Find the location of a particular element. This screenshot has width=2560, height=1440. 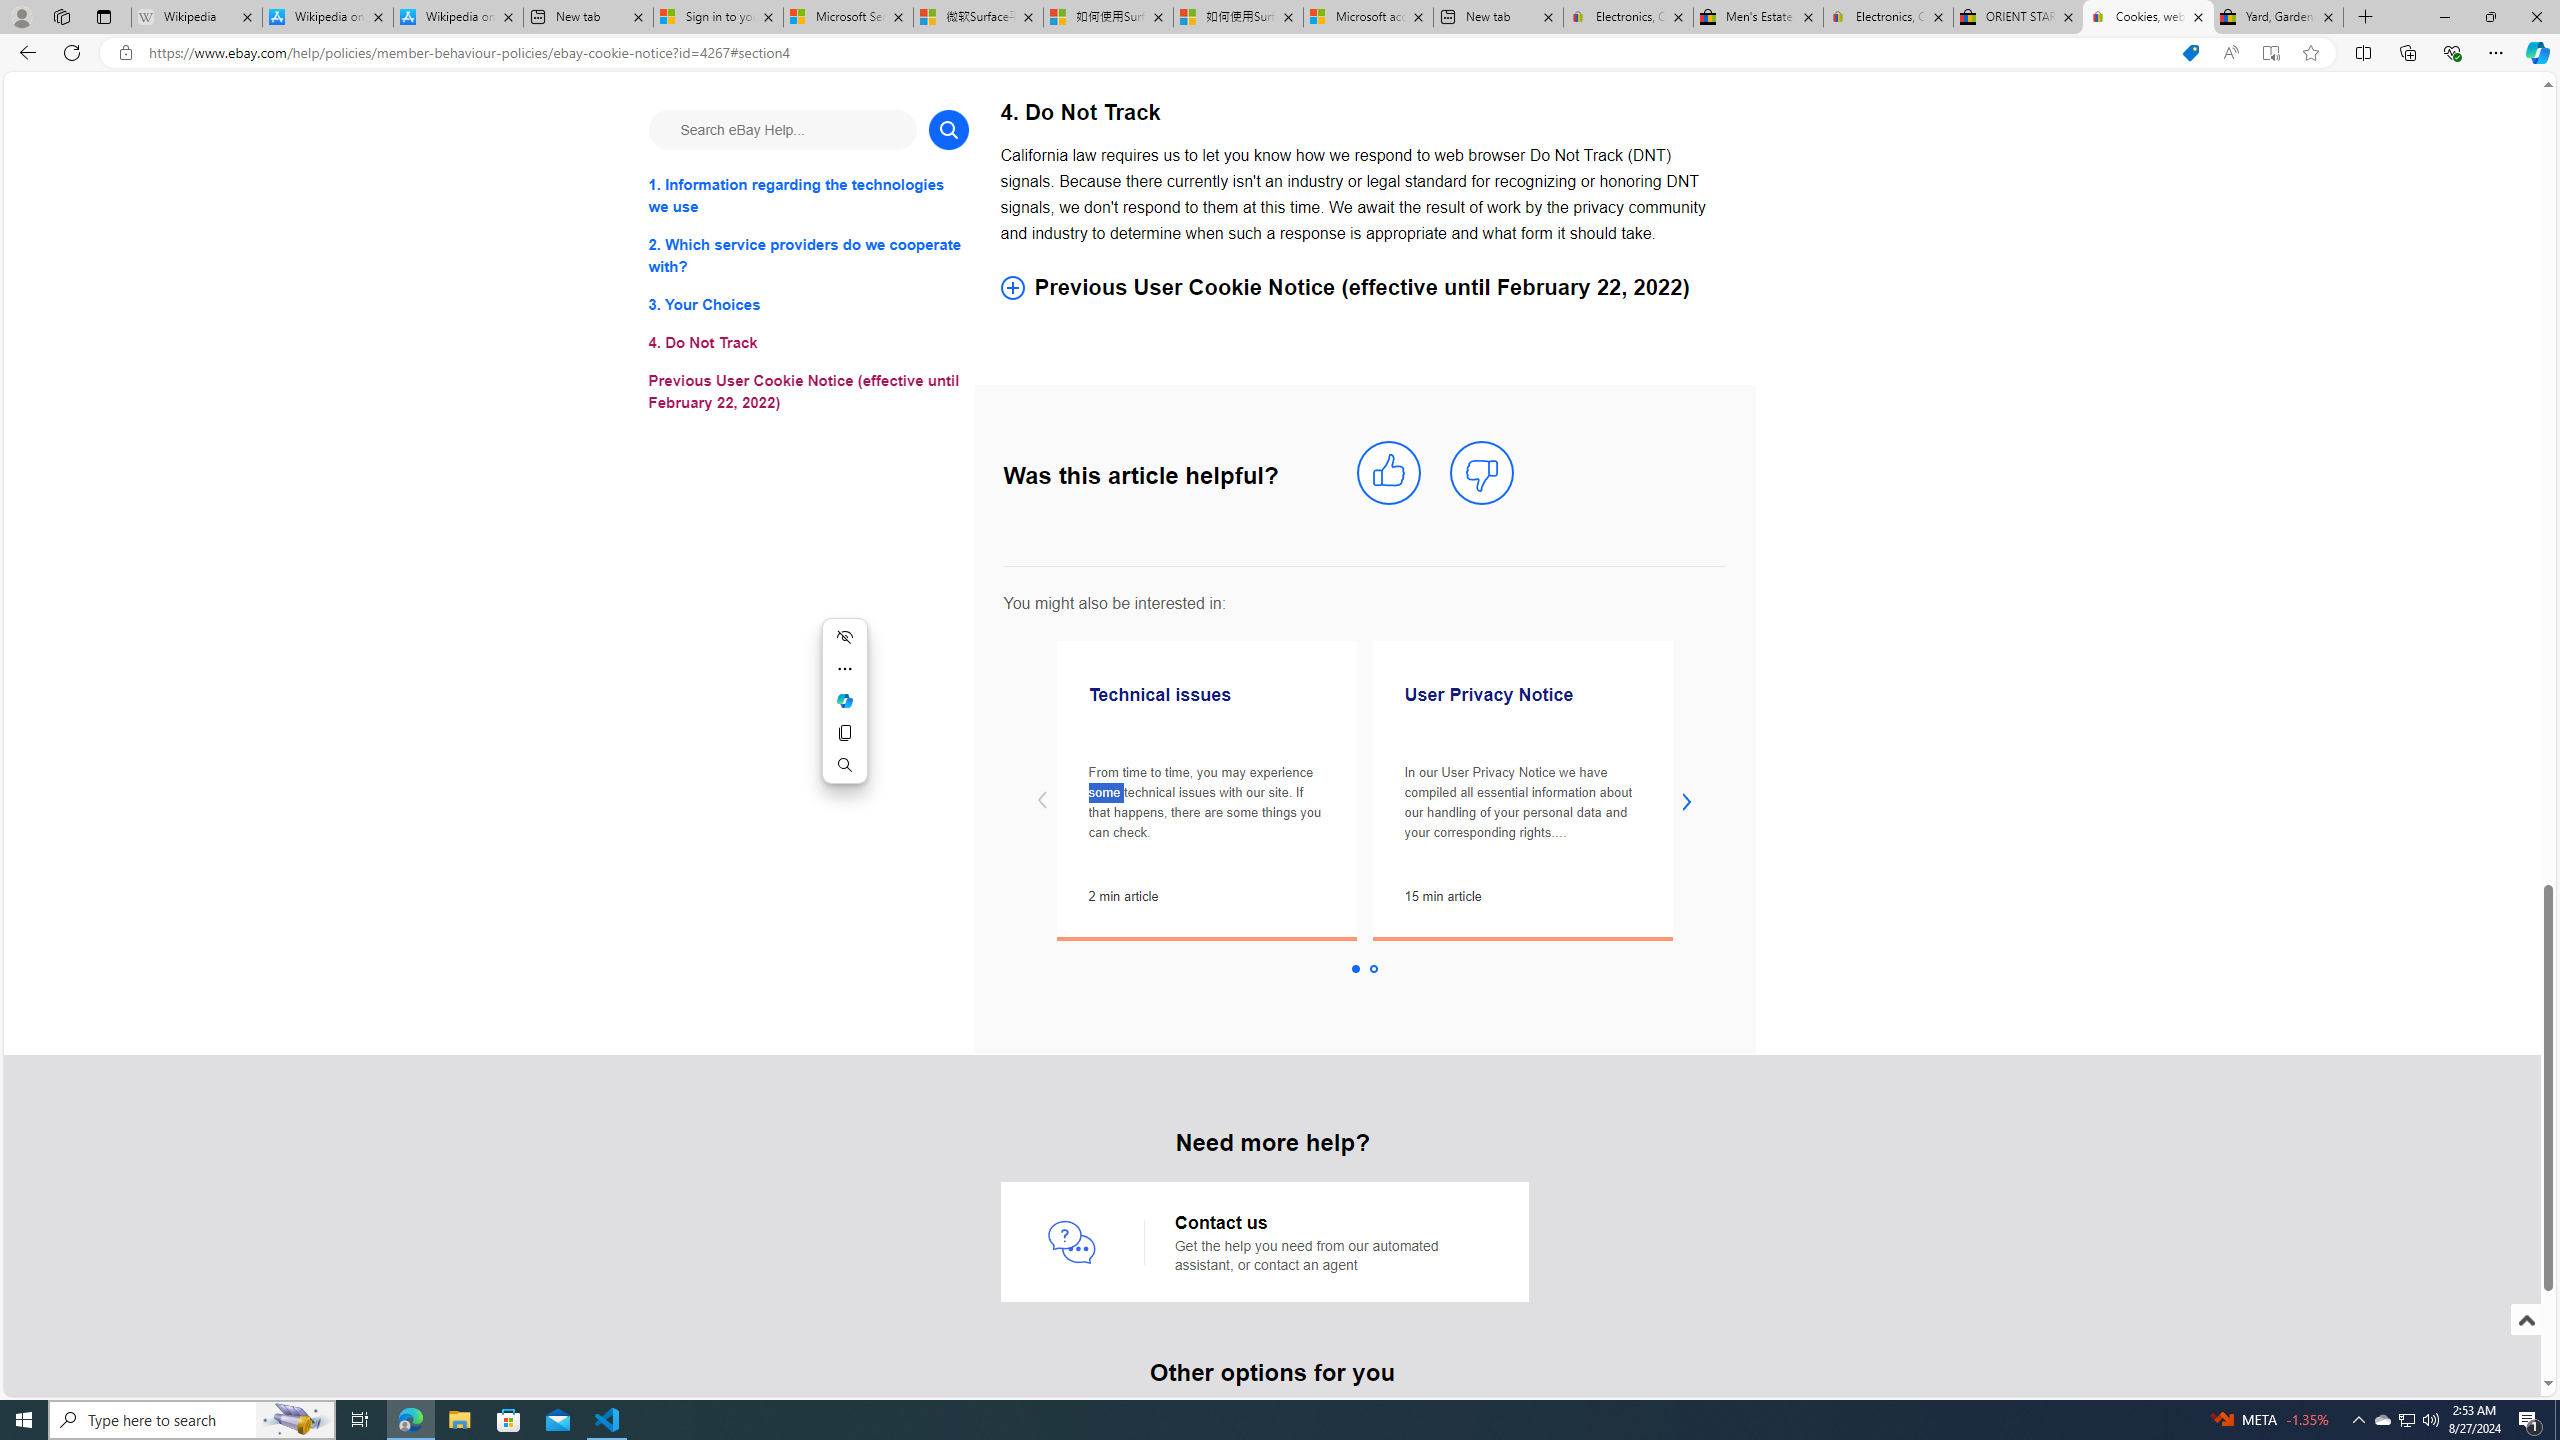

'mark this article not helpful' is located at coordinates (1481, 472).